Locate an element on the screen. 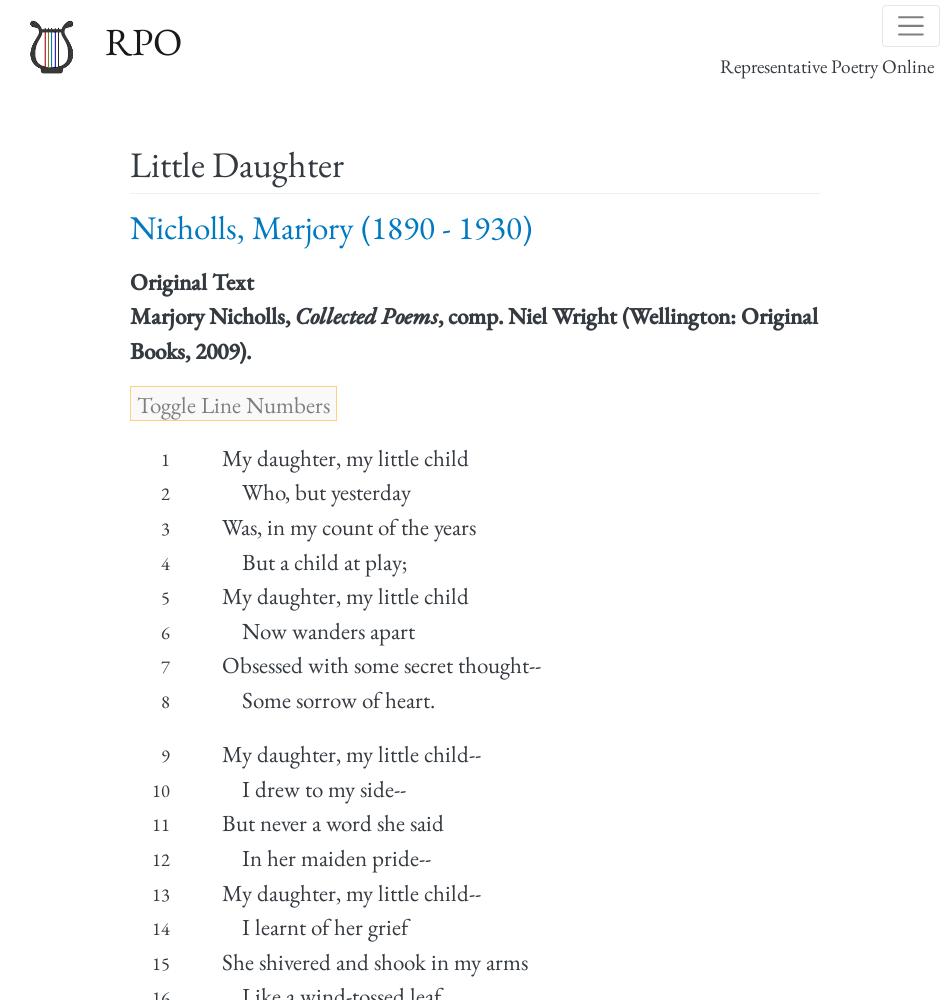 The width and height of the screenshot is (950, 1000). 'But a child at play;' is located at coordinates (312, 561).